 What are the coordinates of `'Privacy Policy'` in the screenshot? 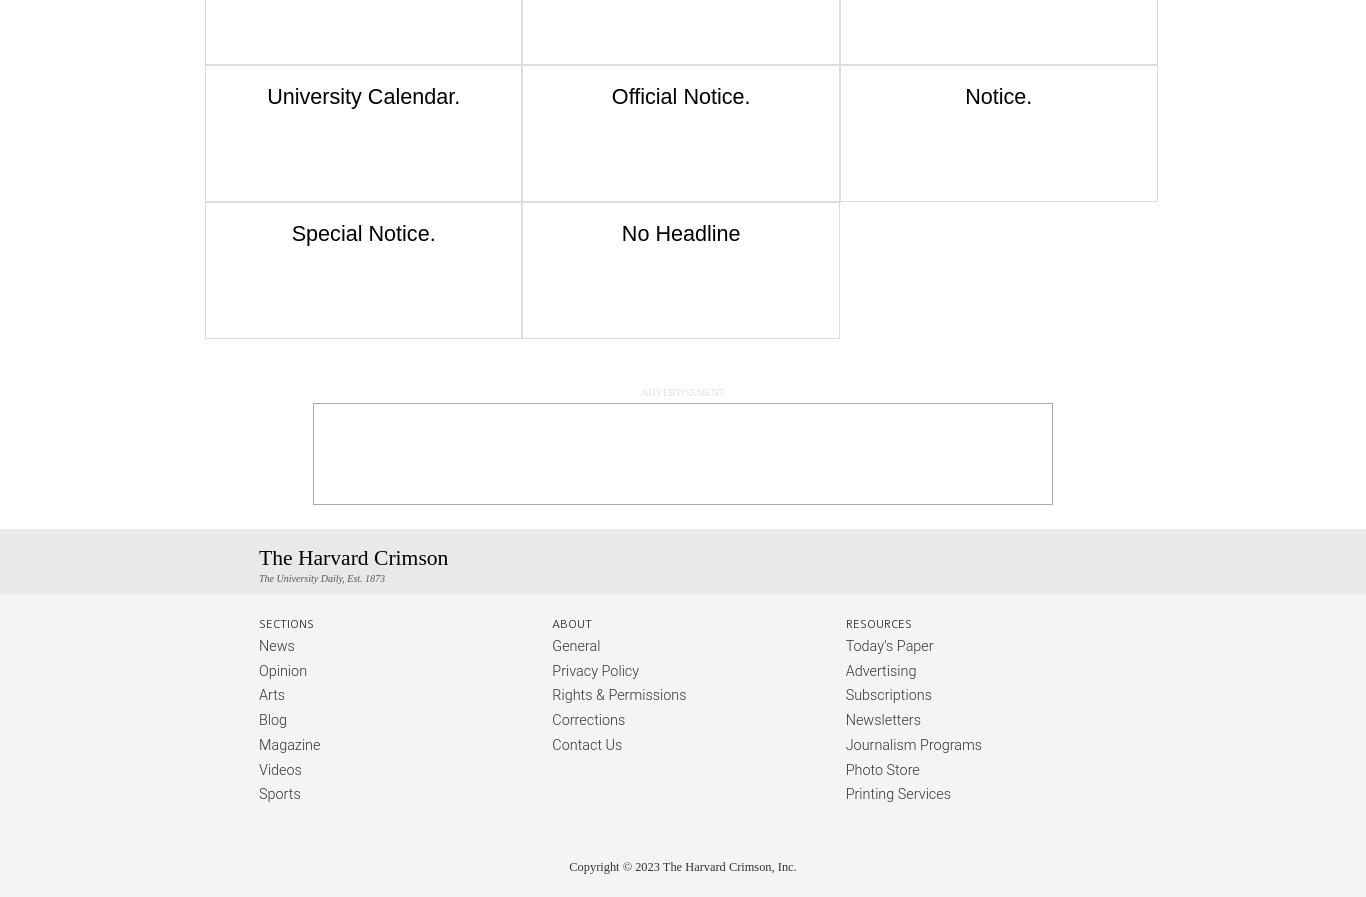 It's located at (594, 670).